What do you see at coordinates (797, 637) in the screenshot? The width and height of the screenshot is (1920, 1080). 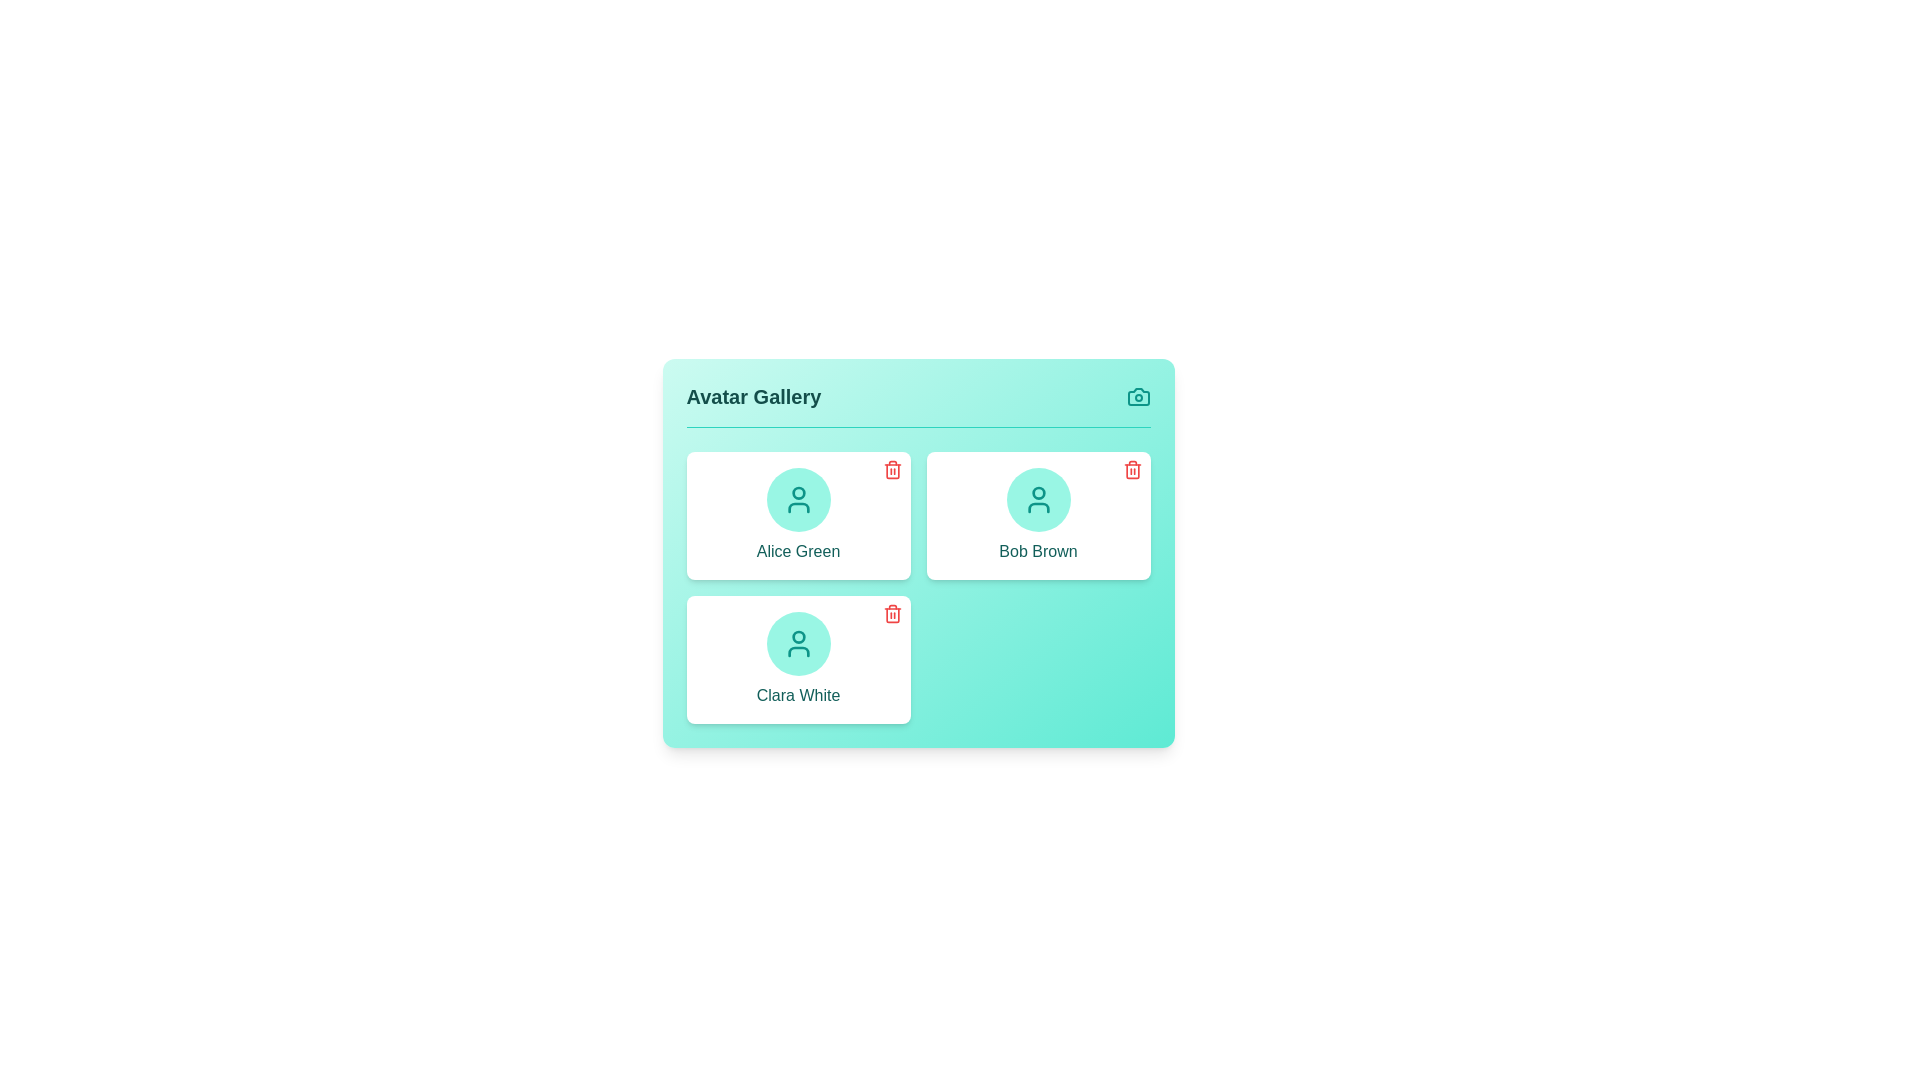 I see `the user avatar icon representing 'Clara White' in the bottom card on the left side` at bounding box center [797, 637].